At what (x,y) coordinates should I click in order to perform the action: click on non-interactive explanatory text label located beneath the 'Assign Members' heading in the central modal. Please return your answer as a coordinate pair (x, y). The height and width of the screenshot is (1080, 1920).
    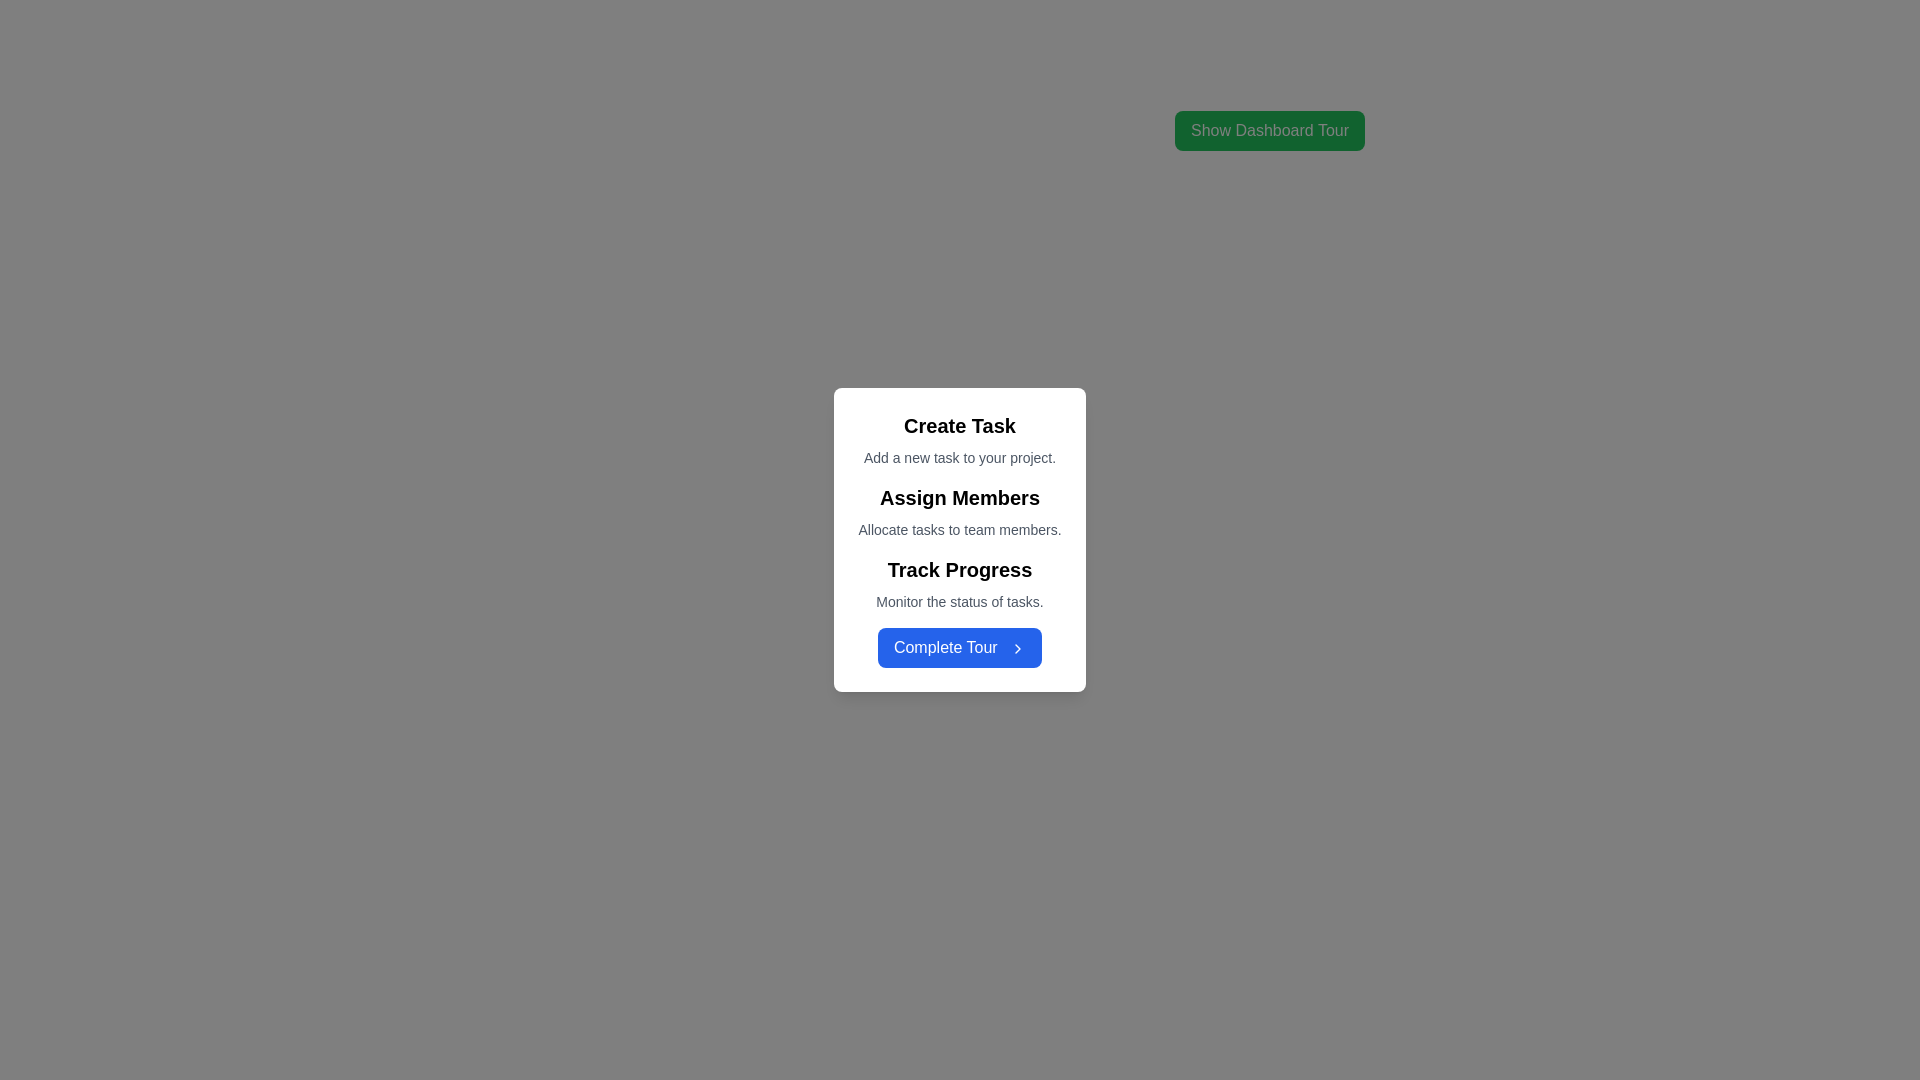
    Looking at the image, I should click on (960, 528).